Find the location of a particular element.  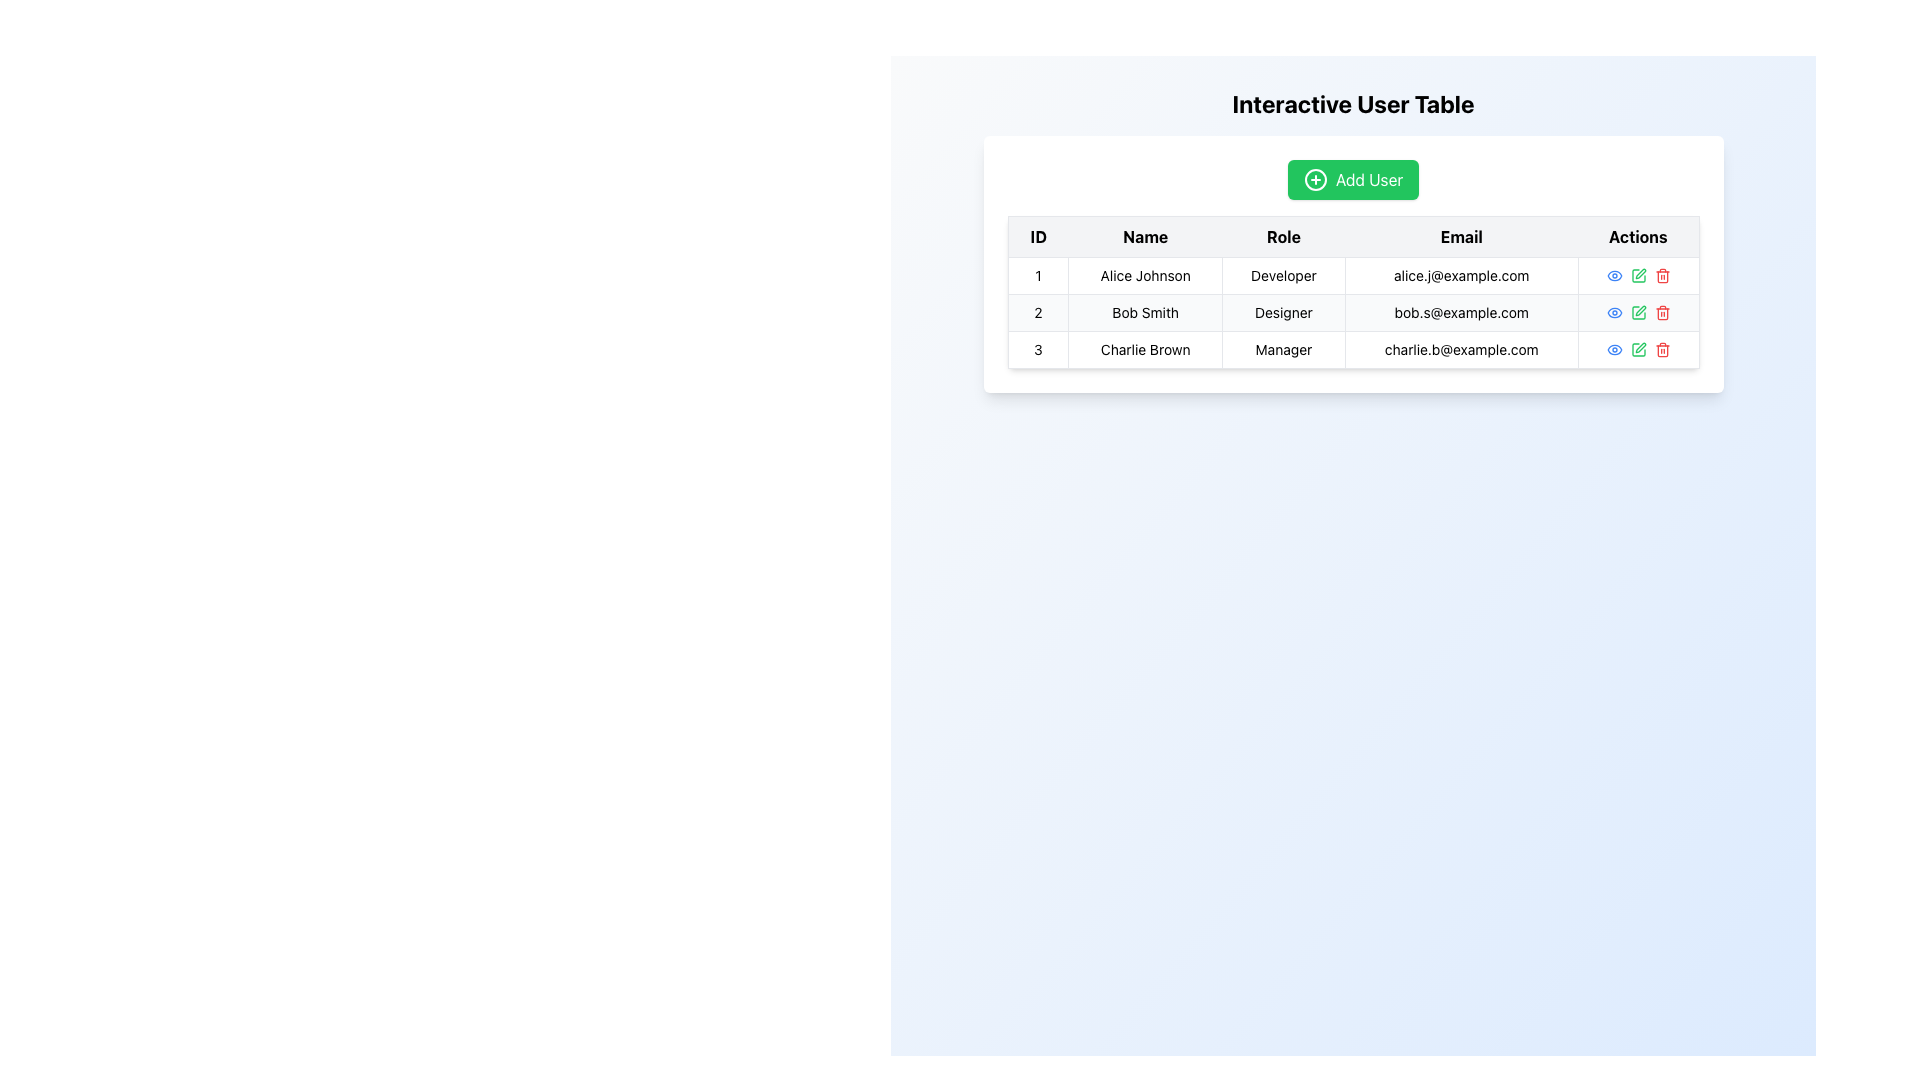

the static text element indicating the role of the user 'Alice Johnson' in the first row of the table under the 'Role' header is located at coordinates (1283, 276).